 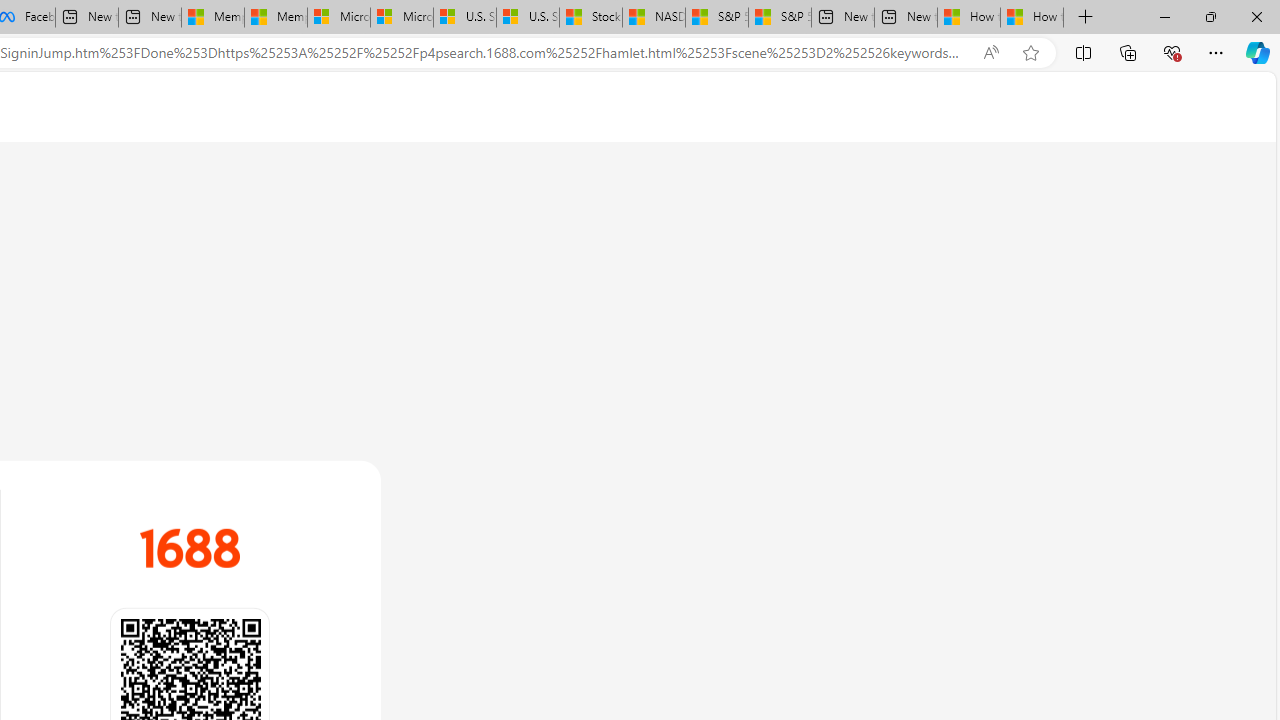 What do you see at coordinates (779, 17) in the screenshot?
I see `'S&P 500, Nasdaq end lower, weighed by Nvidia dip | Watch'` at bounding box center [779, 17].